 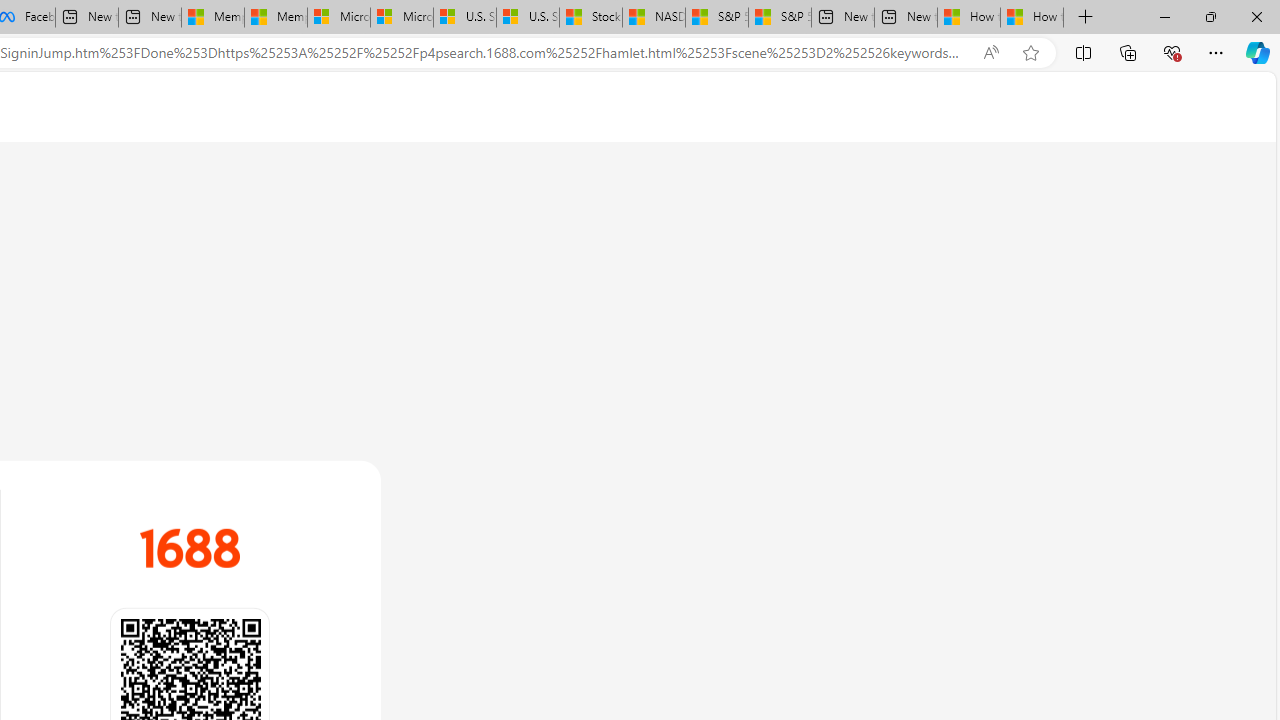 What do you see at coordinates (779, 17) in the screenshot?
I see `'S&P 500, Nasdaq end lower, weighed by Nvidia dip | Watch'` at bounding box center [779, 17].